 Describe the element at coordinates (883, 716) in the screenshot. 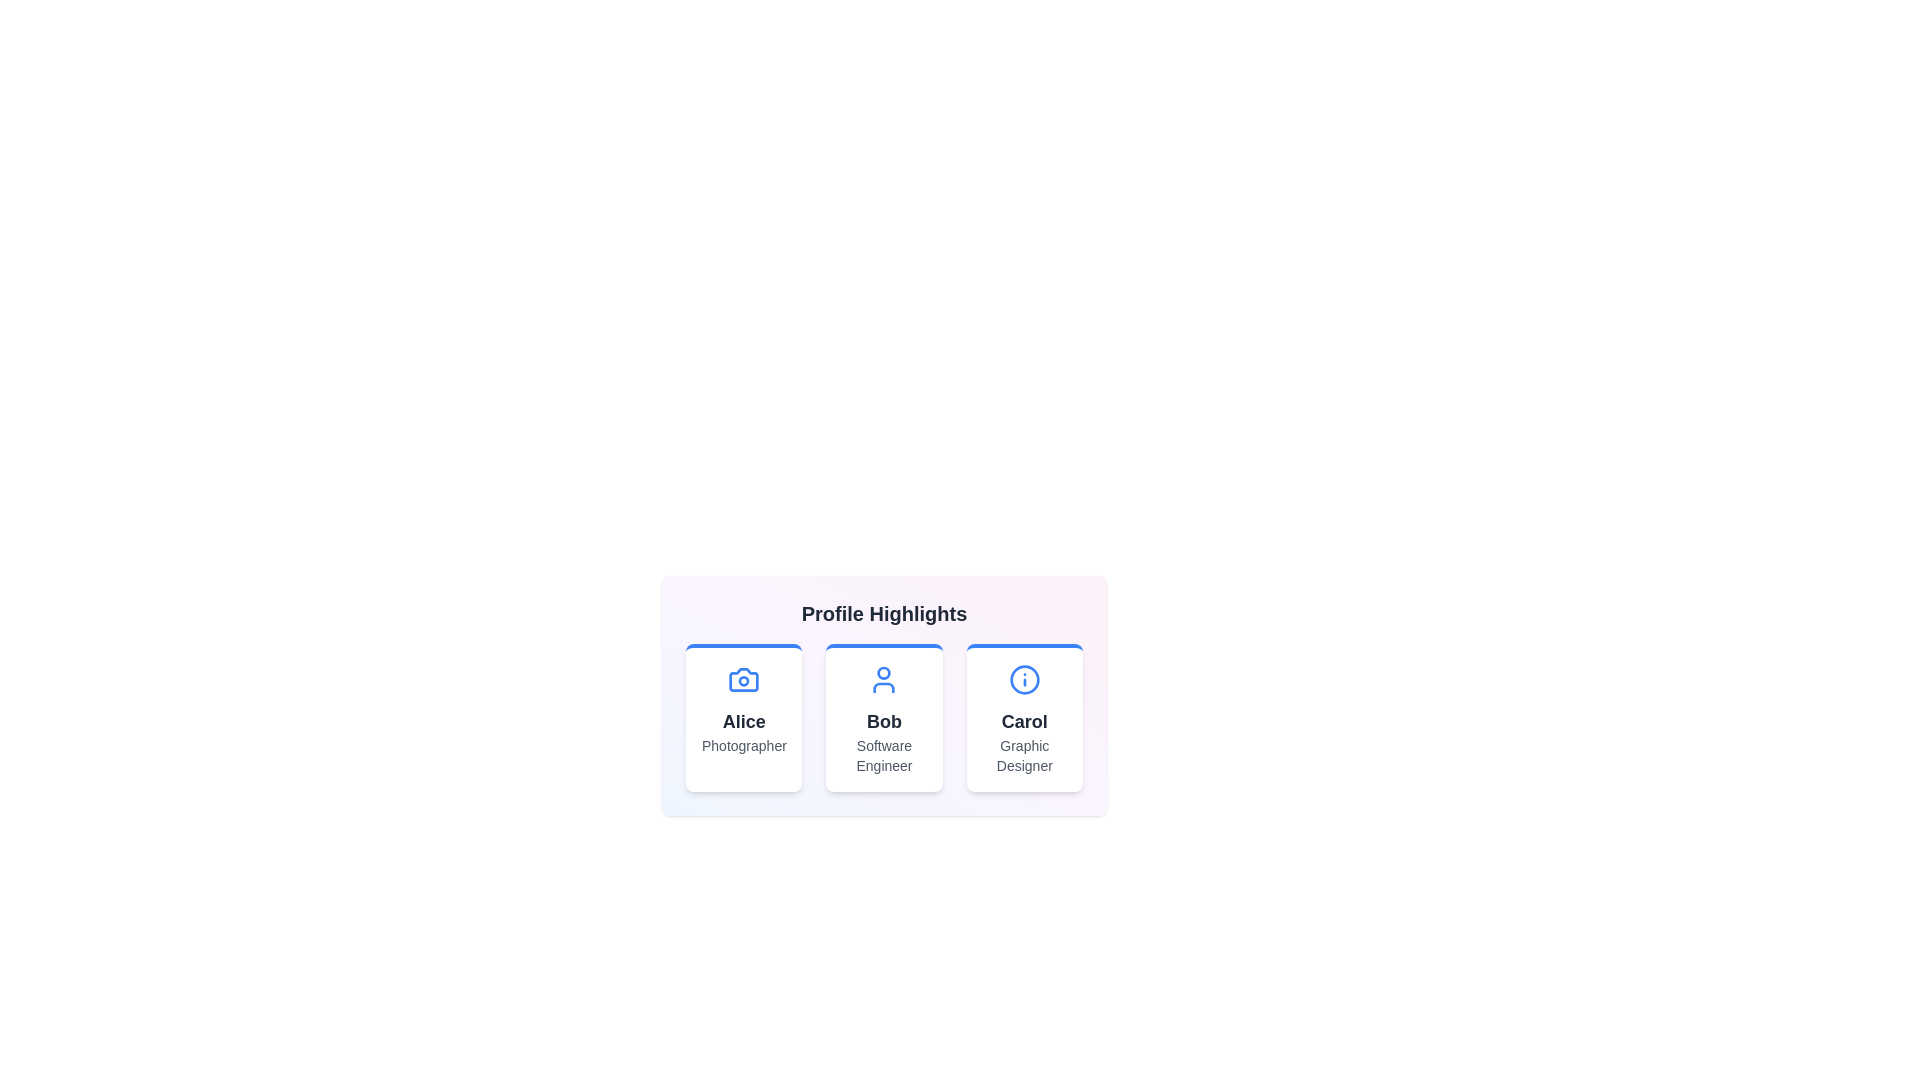

I see `the profile card of Bob to preview additional information` at that location.